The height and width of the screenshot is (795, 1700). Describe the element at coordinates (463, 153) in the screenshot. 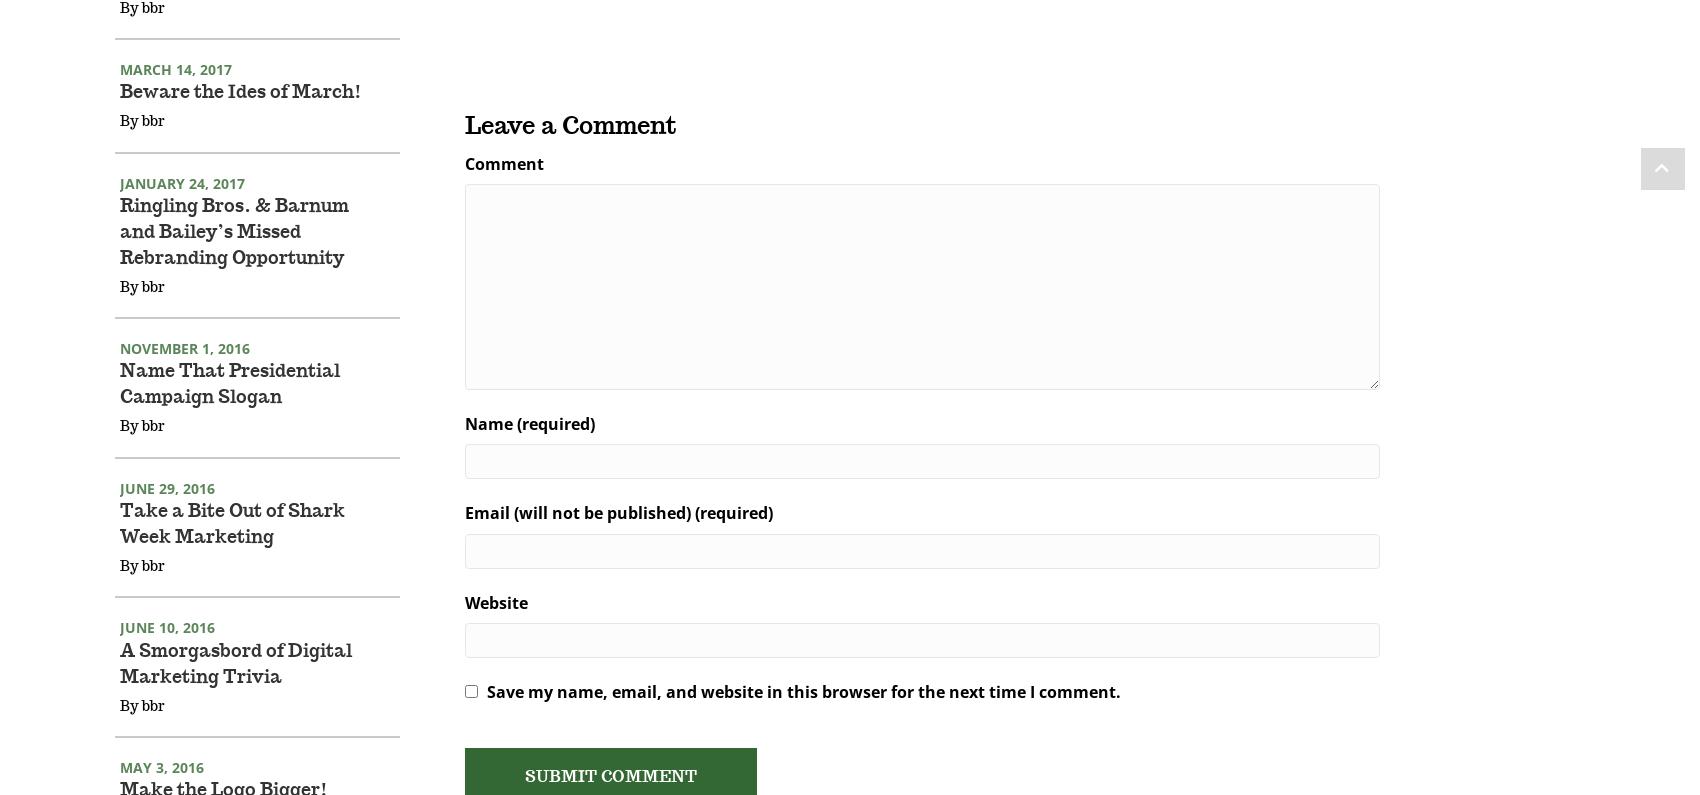

I see `'Leave a Comment'` at that location.